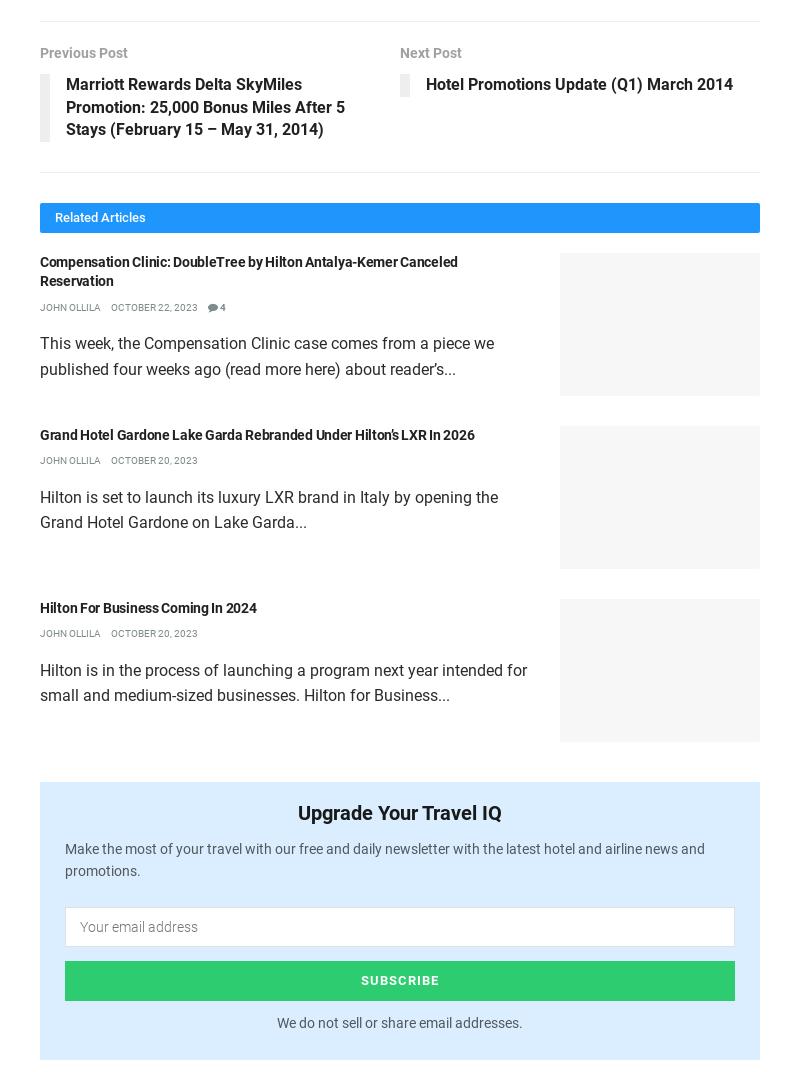 This screenshot has width=800, height=1072. I want to click on 'Hotel Promotions Update (Q1) March 2014', so click(578, 84).